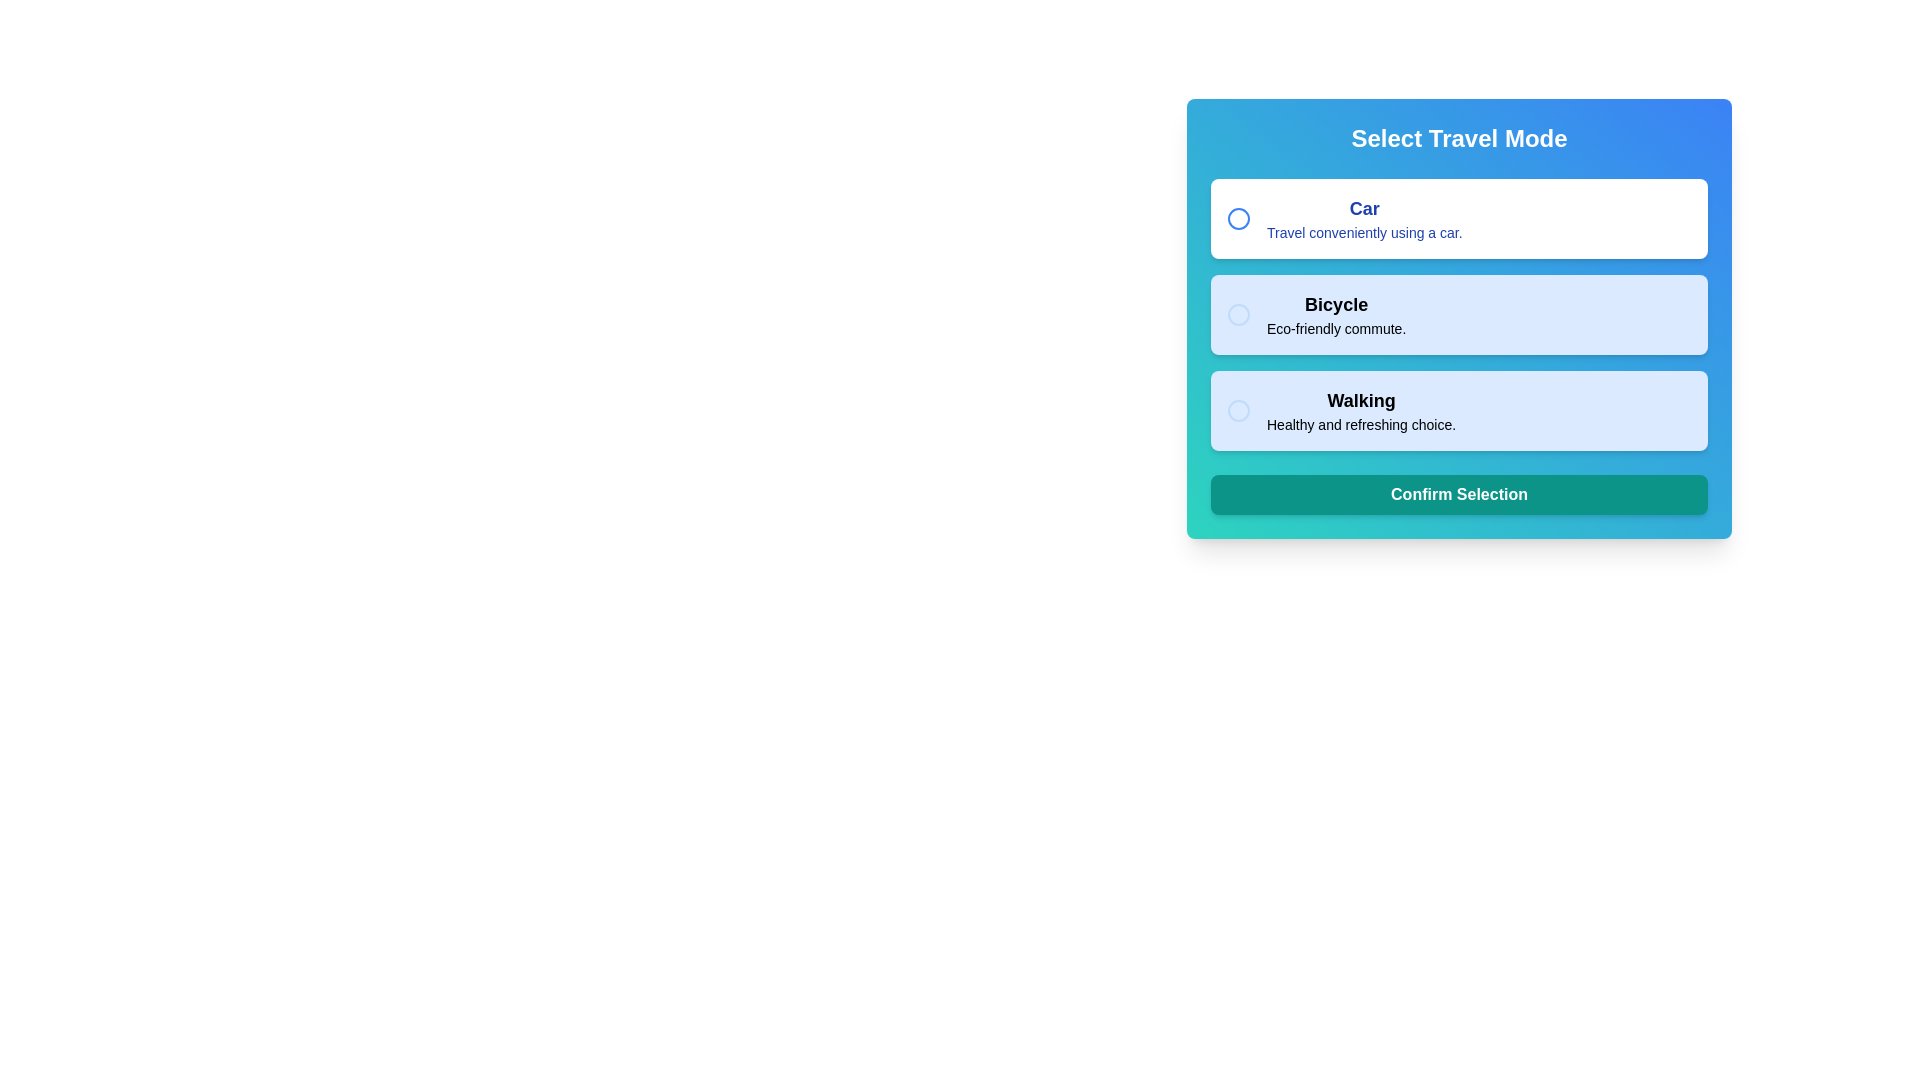  Describe the element at coordinates (1336, 315) in the screenshot. I see `the selectable list item for 'Bicycle'` at that location.